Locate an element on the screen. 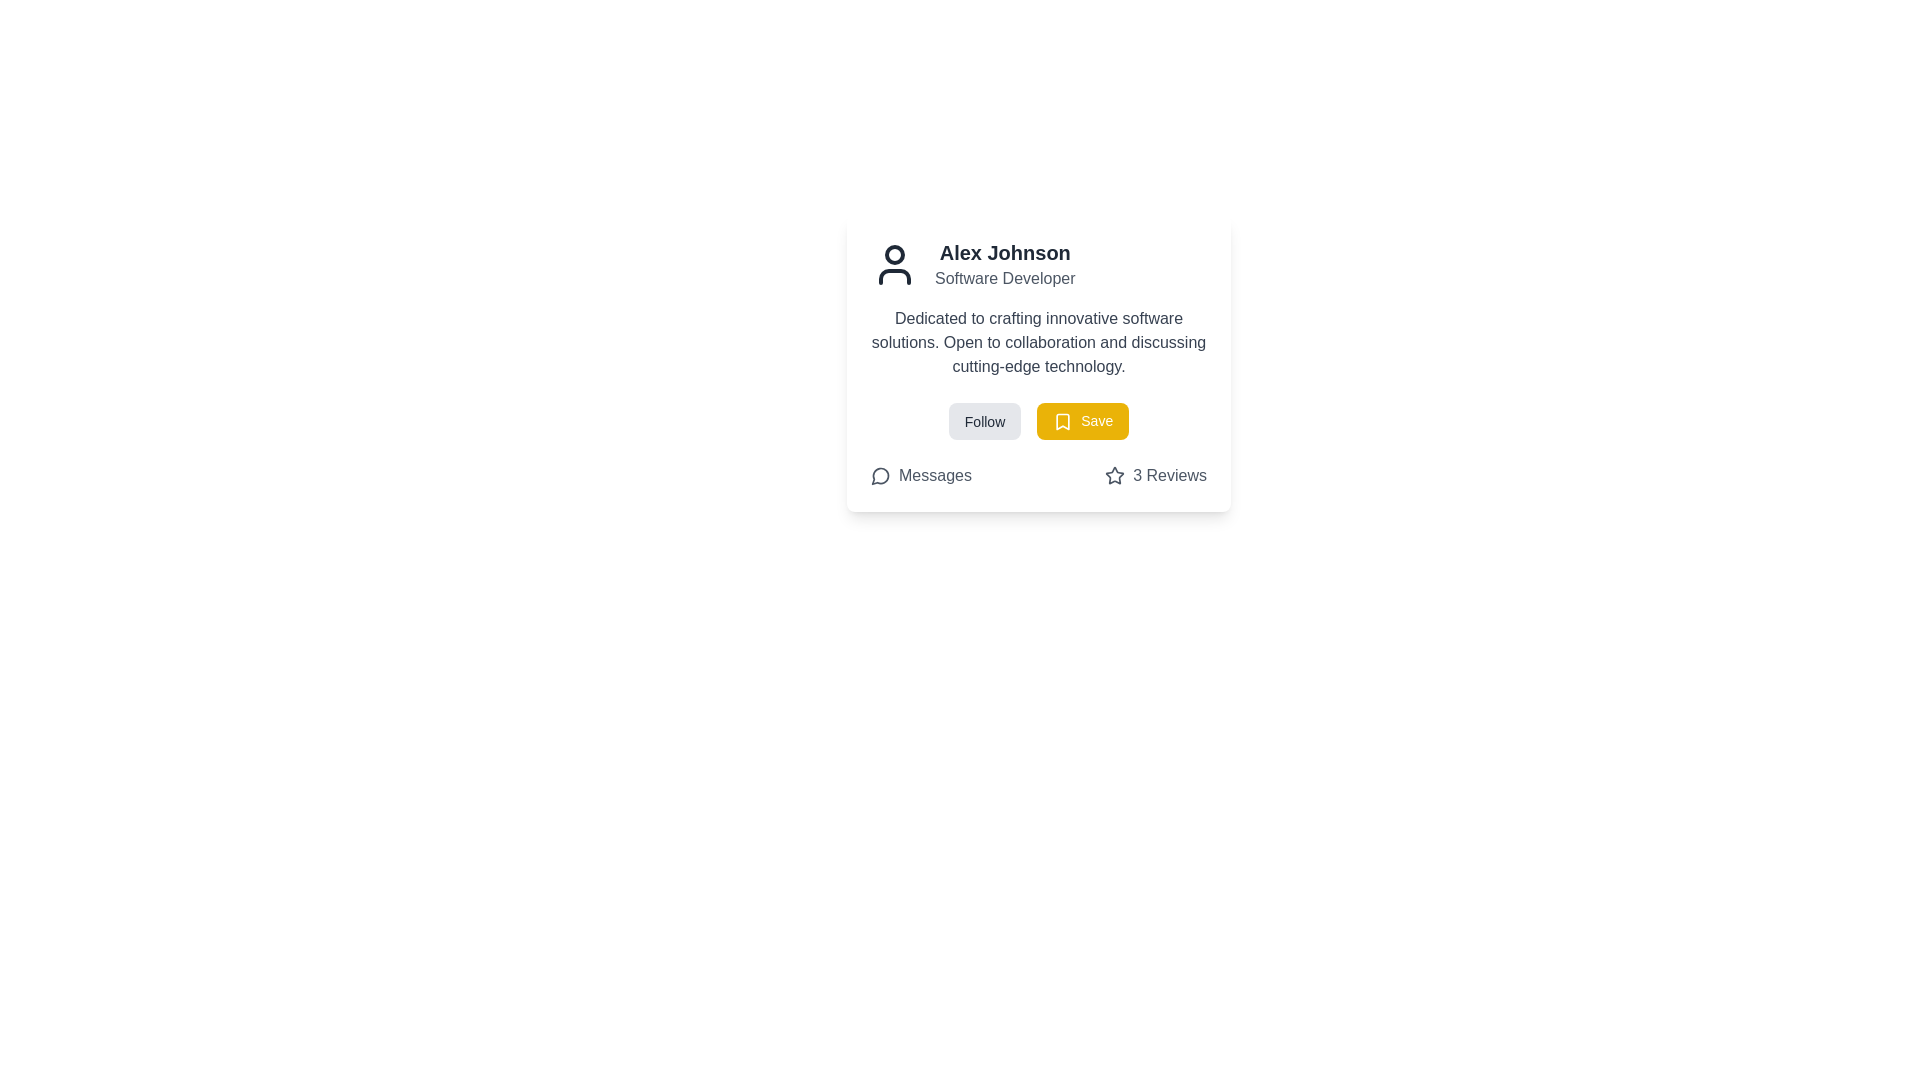 This screenshot has height=1080, width=1920. the 'Save' button with a yellow background and white text to activate visual feedback is located at coordinates (1082, 420).